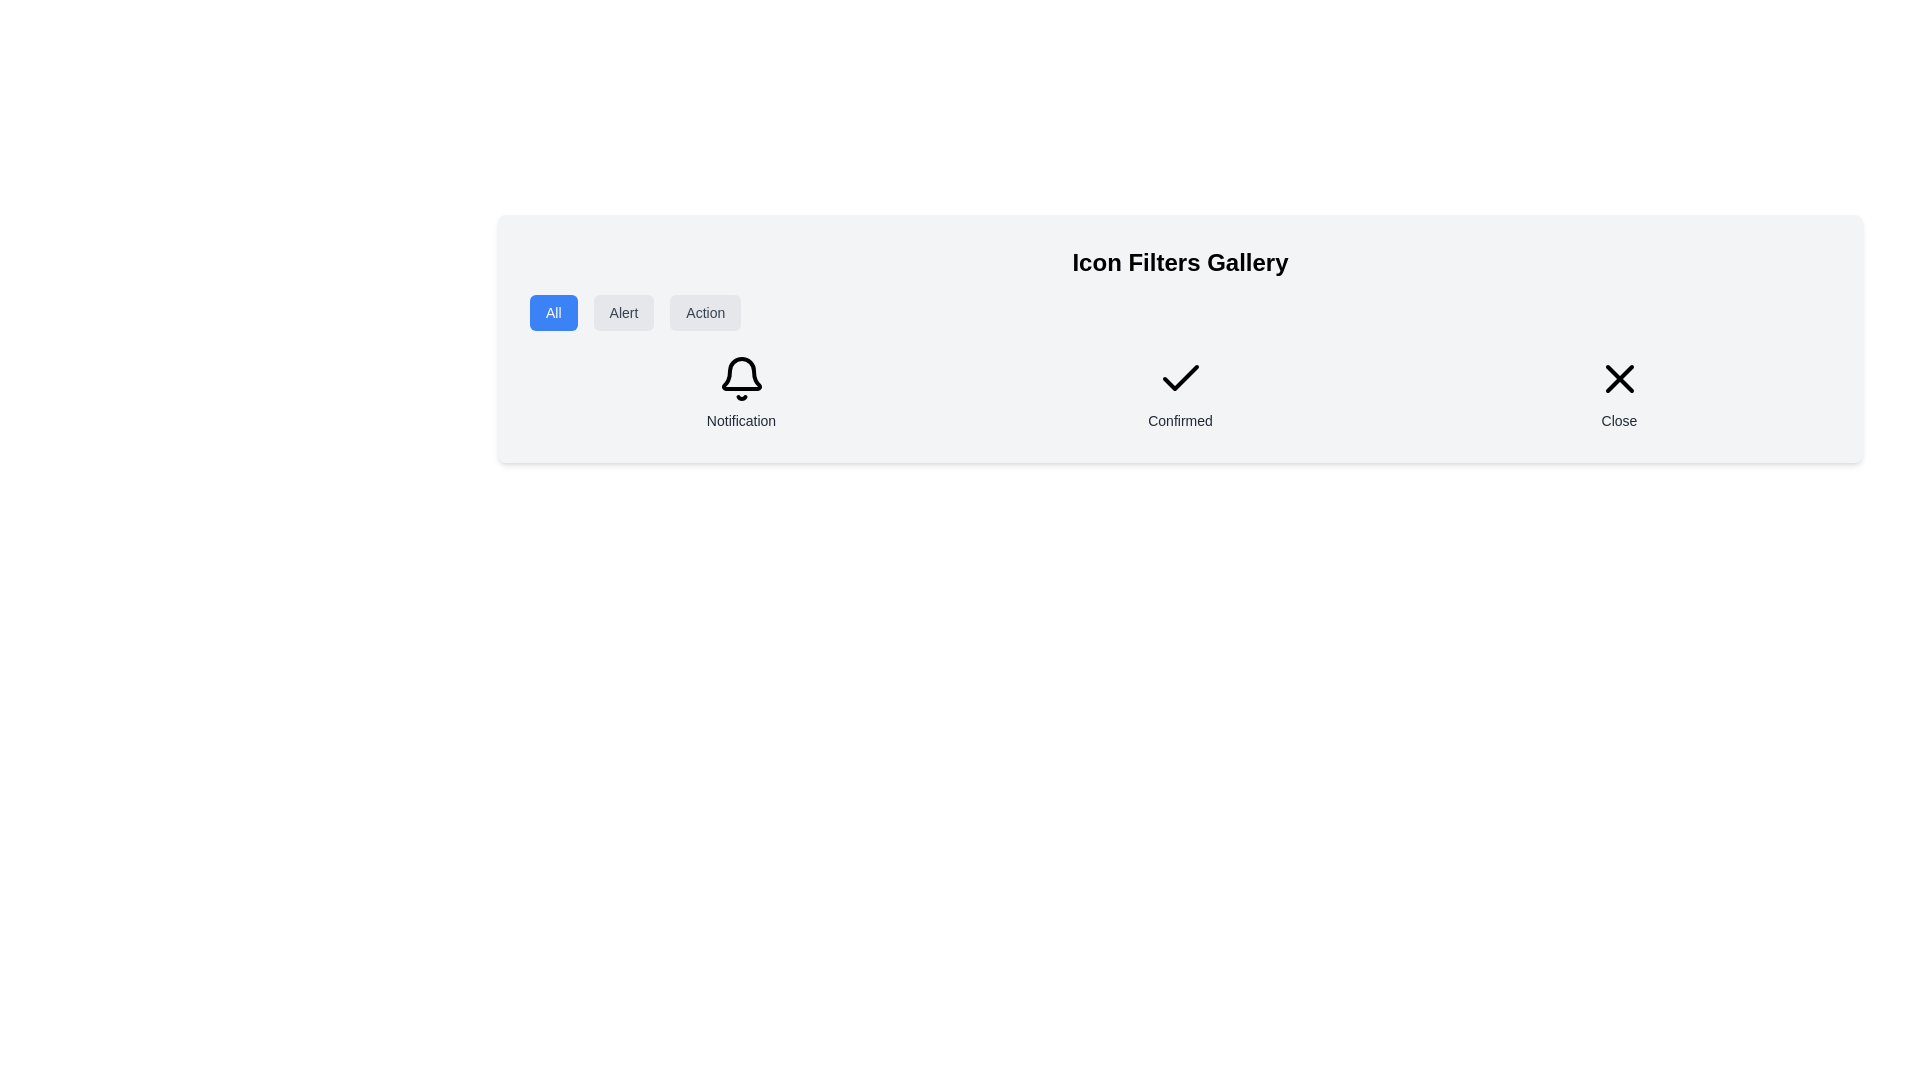 This screenshot has width=1920, height=1080. I want to click on the 'All' filter category button, so click(553, 312).